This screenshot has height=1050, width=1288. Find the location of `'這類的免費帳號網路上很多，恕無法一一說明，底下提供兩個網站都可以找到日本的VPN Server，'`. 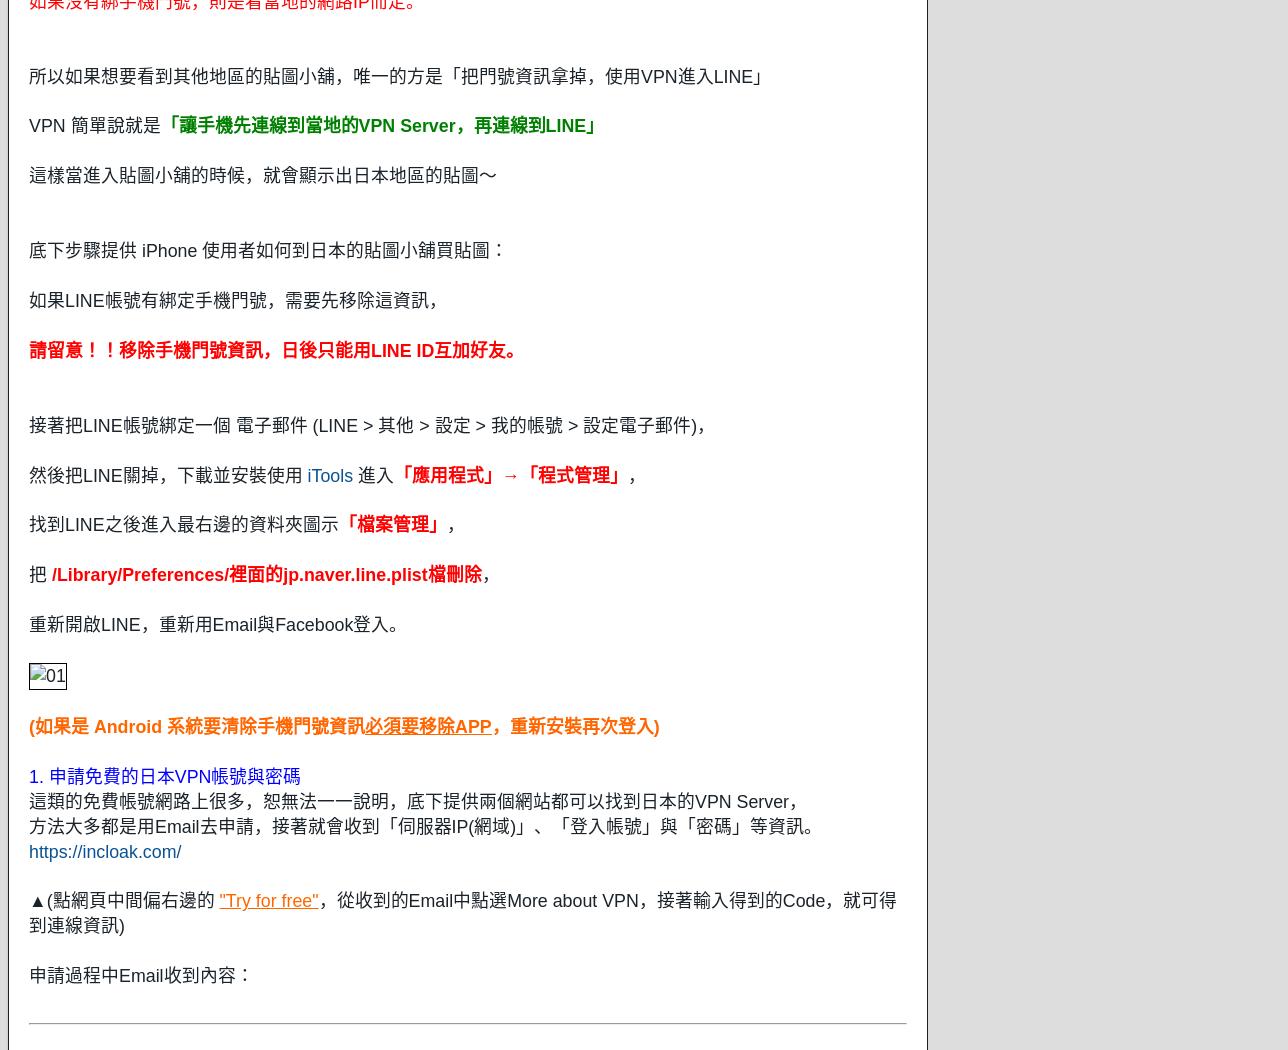

'這類的免費帳號網路上很多，恕無法一一說明，底下提供兩個網站都可以找到日本的VPN Server，' is located at coordinates (417, 800).